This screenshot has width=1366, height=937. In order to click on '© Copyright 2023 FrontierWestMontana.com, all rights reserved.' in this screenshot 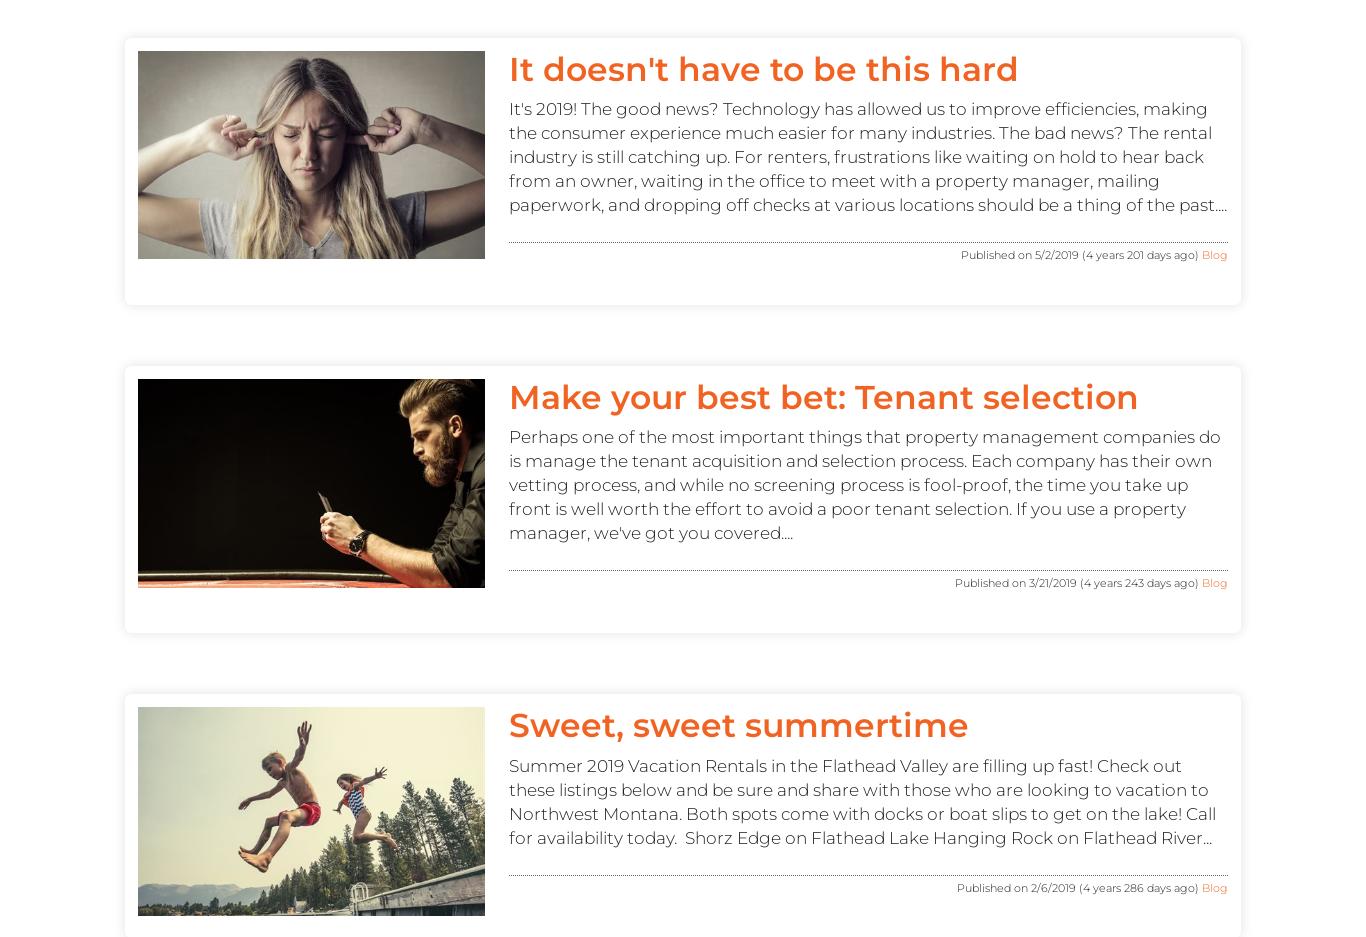, I will do `click(681, 340)`.